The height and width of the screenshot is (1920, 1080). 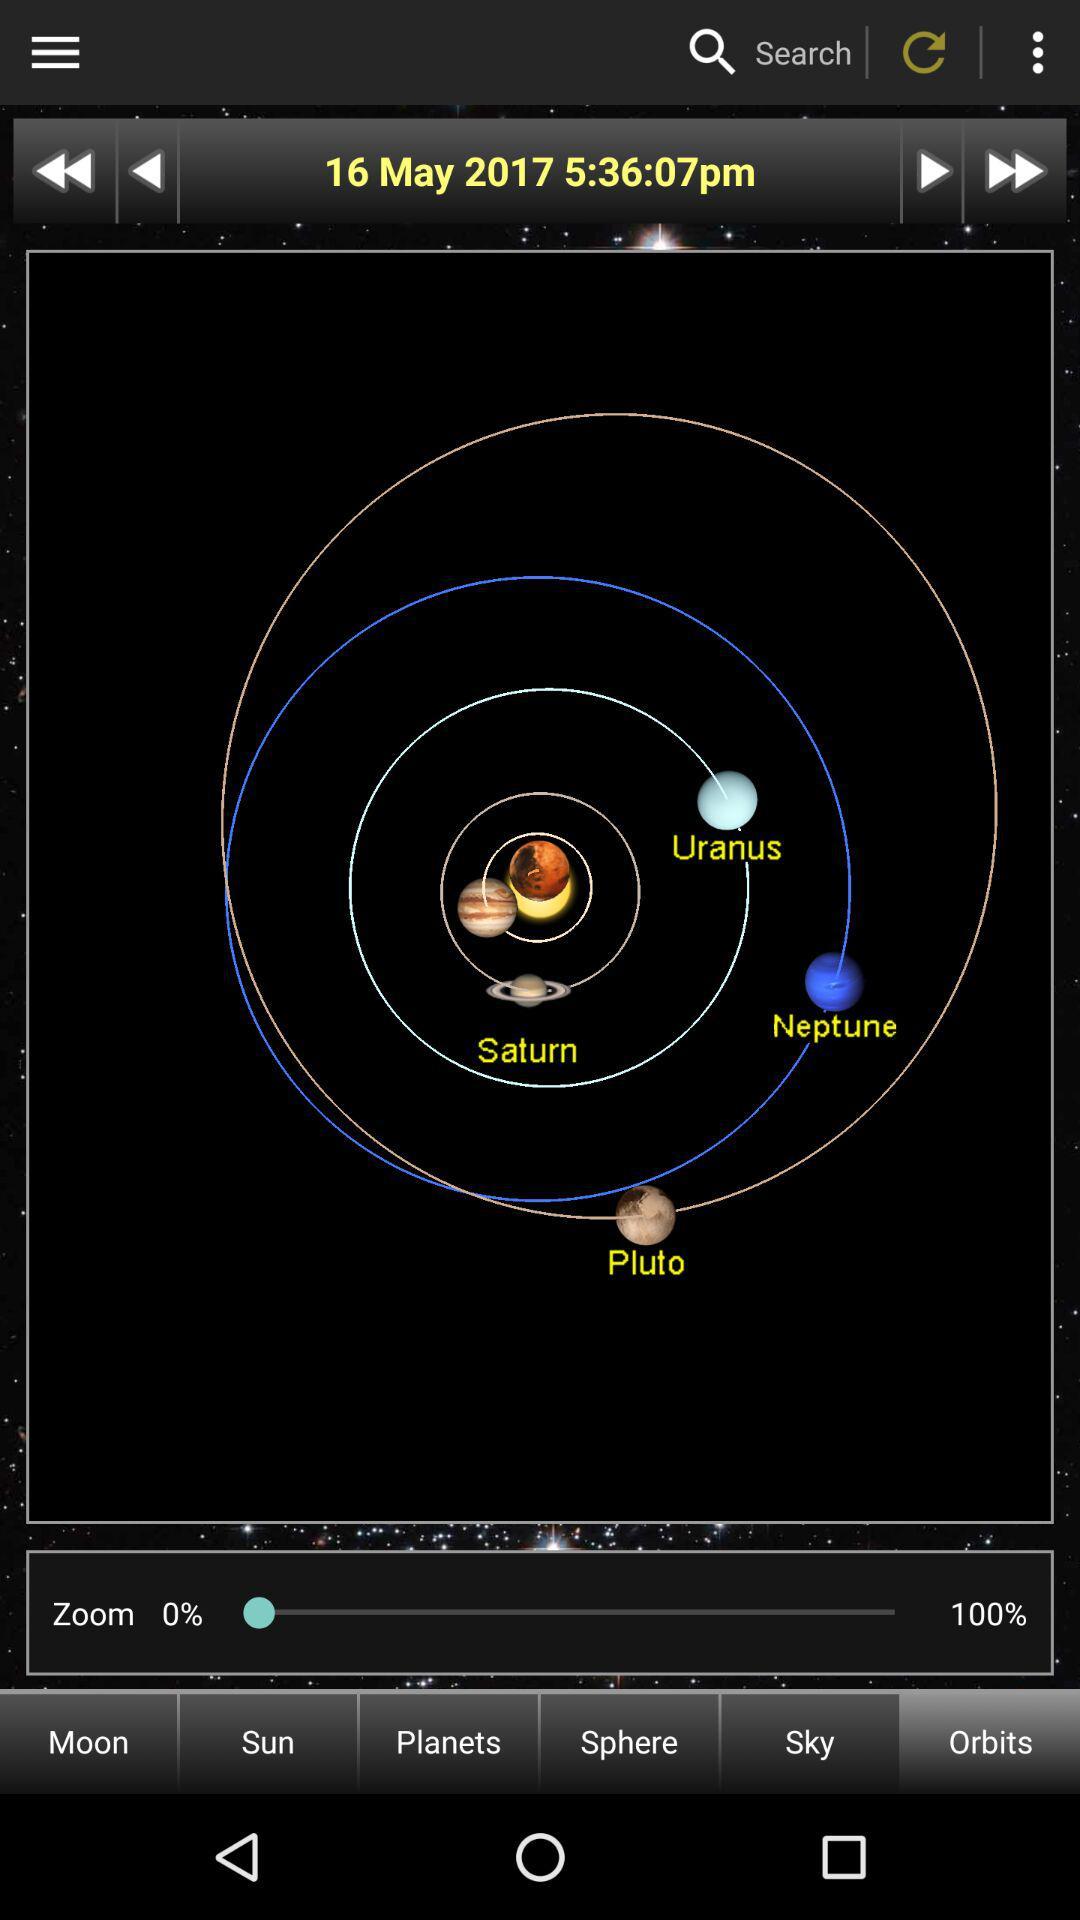 I want to click on skip back further, so click(x=63, y=171).